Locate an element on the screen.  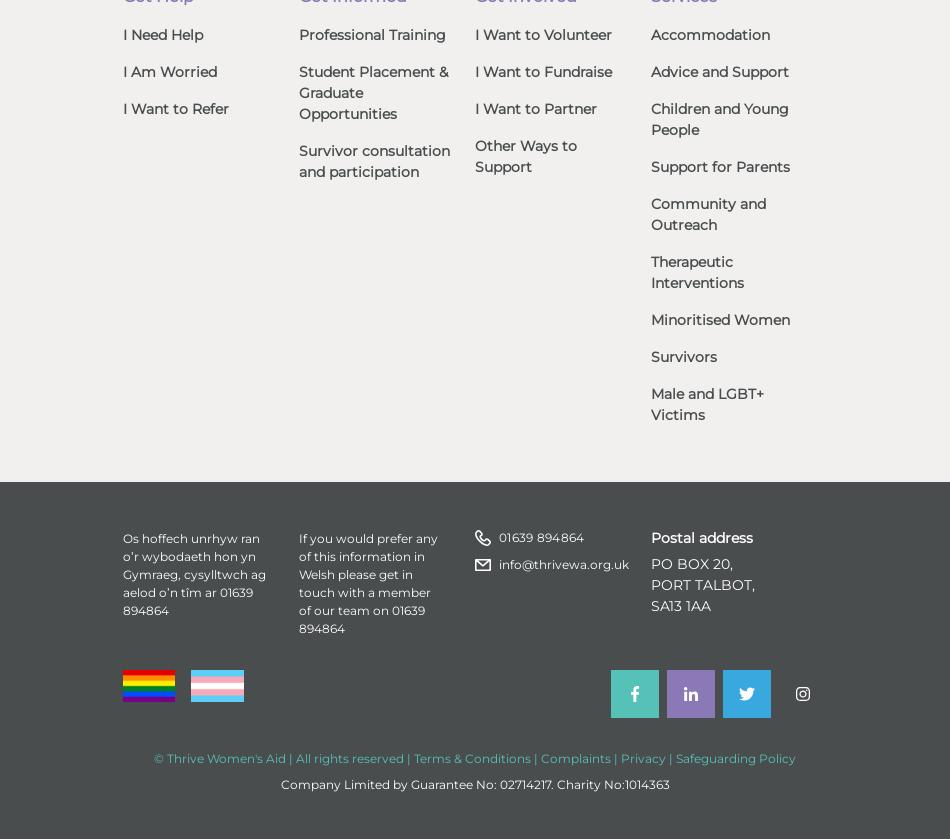
'I Want to Volunteer' is located at coordinates (543, 33).